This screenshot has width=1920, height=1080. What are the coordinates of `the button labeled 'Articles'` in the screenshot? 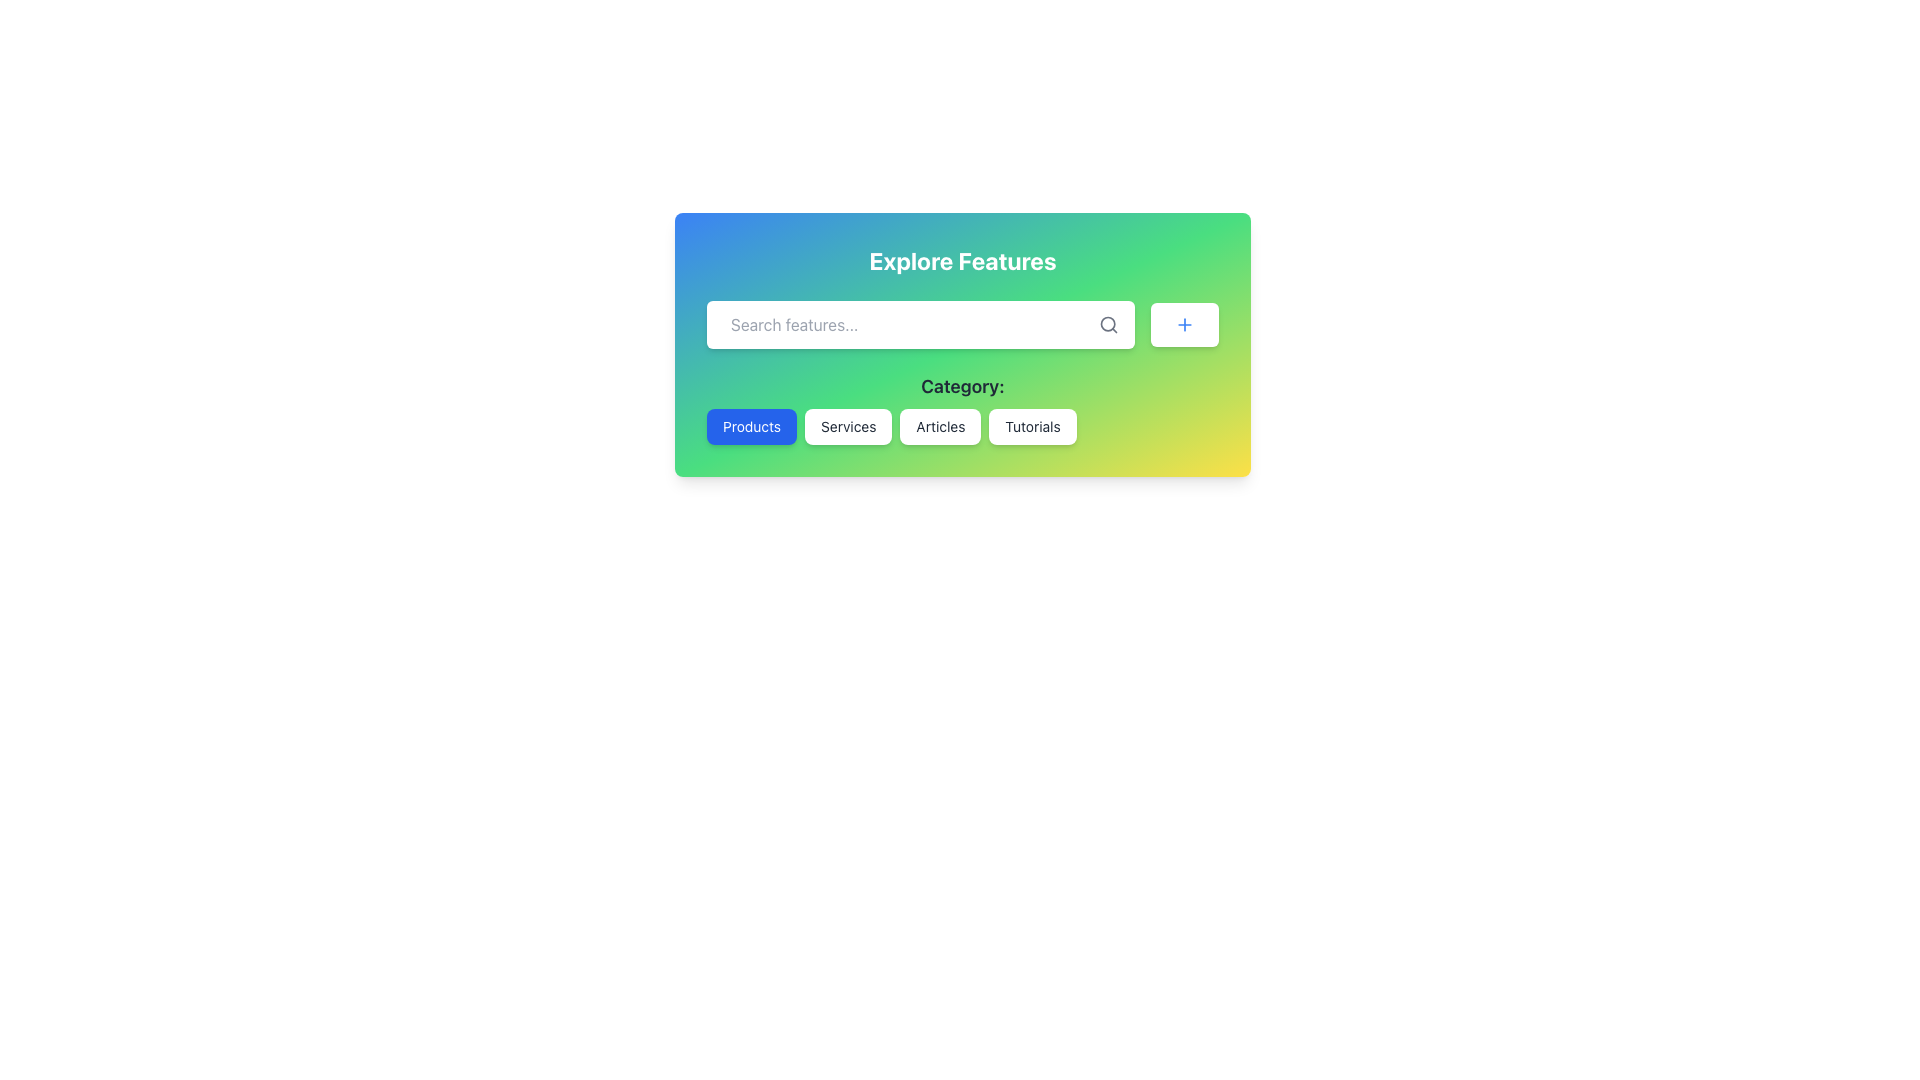 It's located at (963, 426).